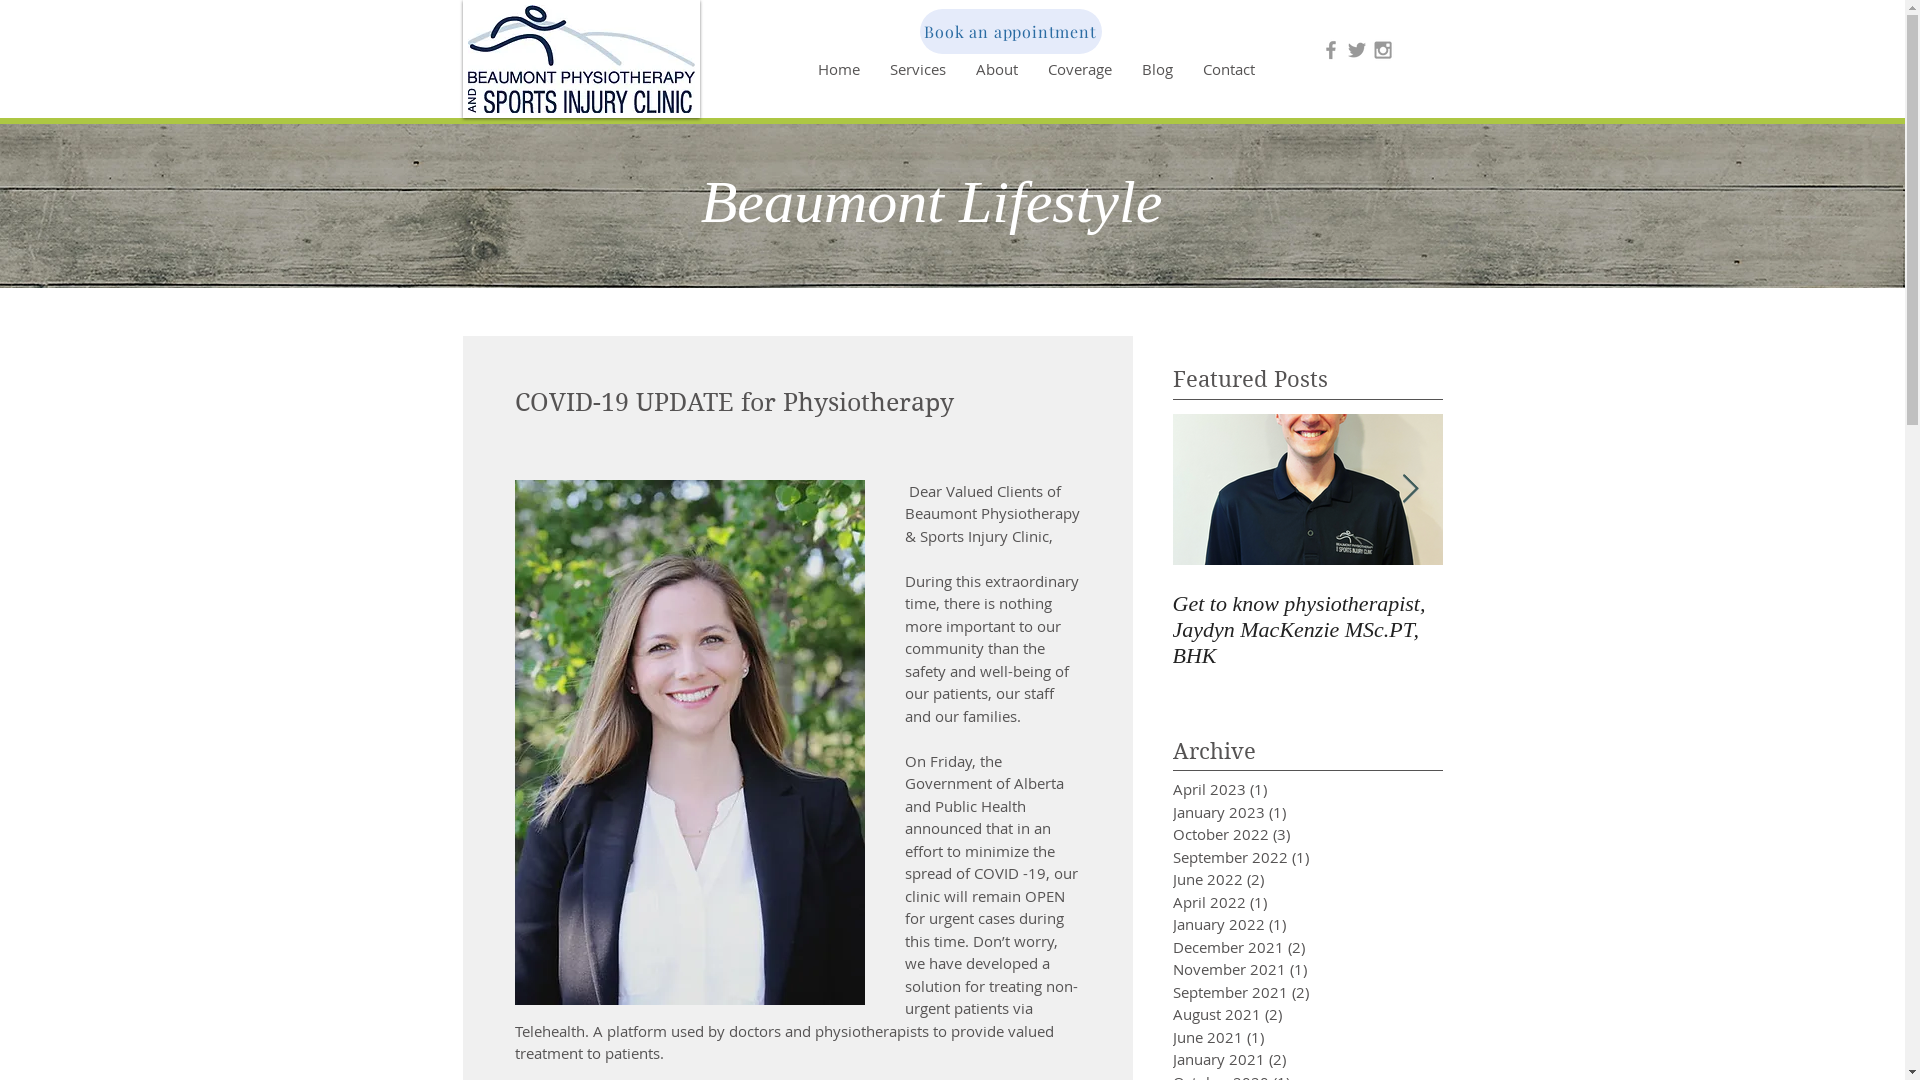 The width and height of the screenshot is (1920, 1080). What do you see at coordinates (1275, 968) in the screenshot?
I see `'November 2021 (1)'` at bounding box center [1275, 968].